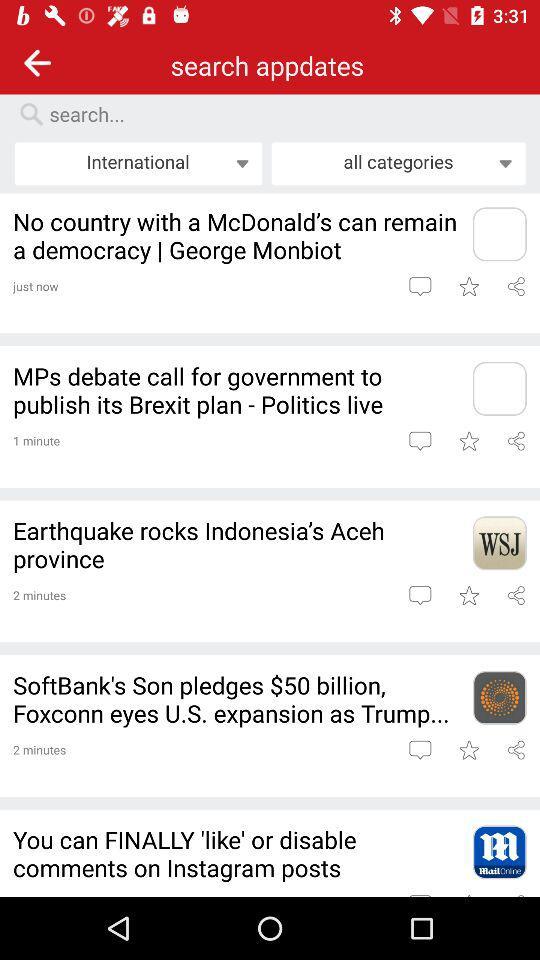  I want to click on click for more, so click(498, 234).